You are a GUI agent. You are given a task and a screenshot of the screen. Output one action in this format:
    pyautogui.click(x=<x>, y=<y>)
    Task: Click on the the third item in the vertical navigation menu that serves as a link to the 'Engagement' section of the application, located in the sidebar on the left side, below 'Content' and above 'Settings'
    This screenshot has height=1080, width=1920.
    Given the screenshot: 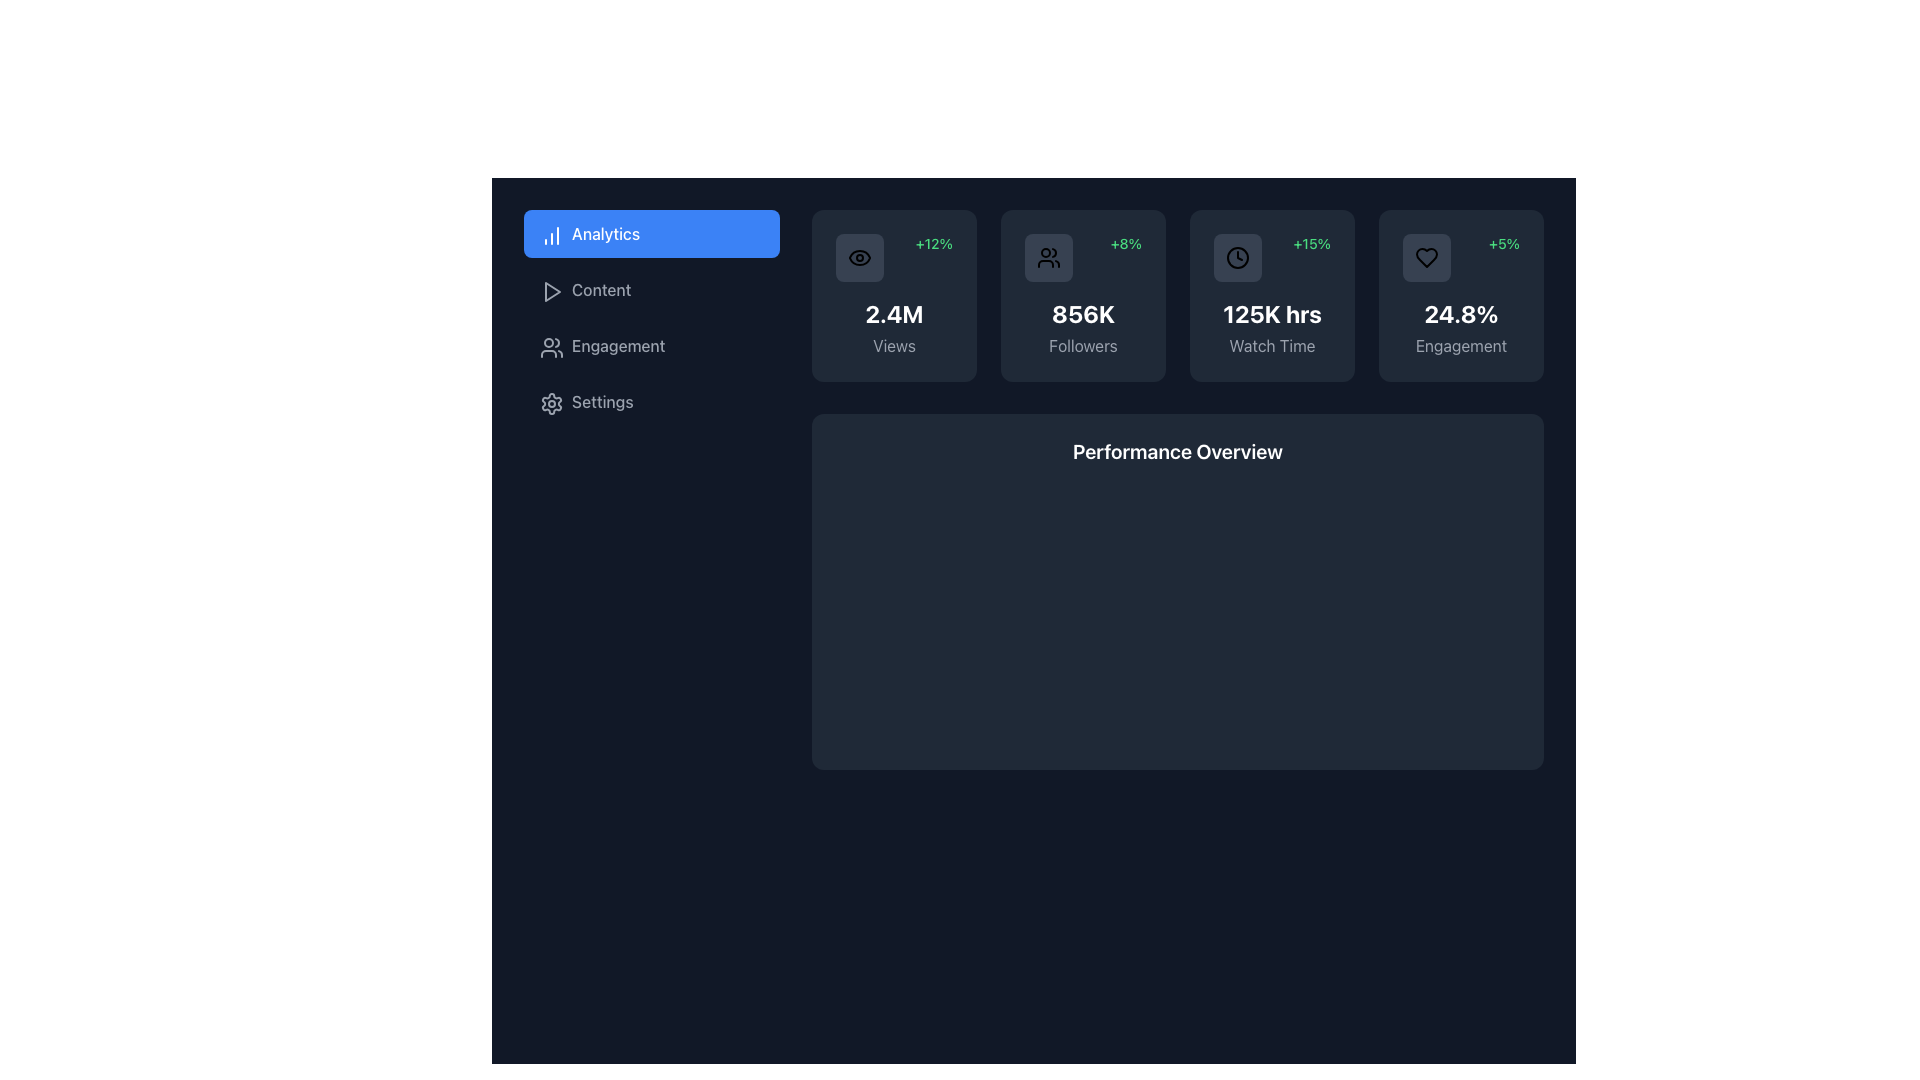 What is the action you would take?
    pyautogui.click(x=652, y=345)
    